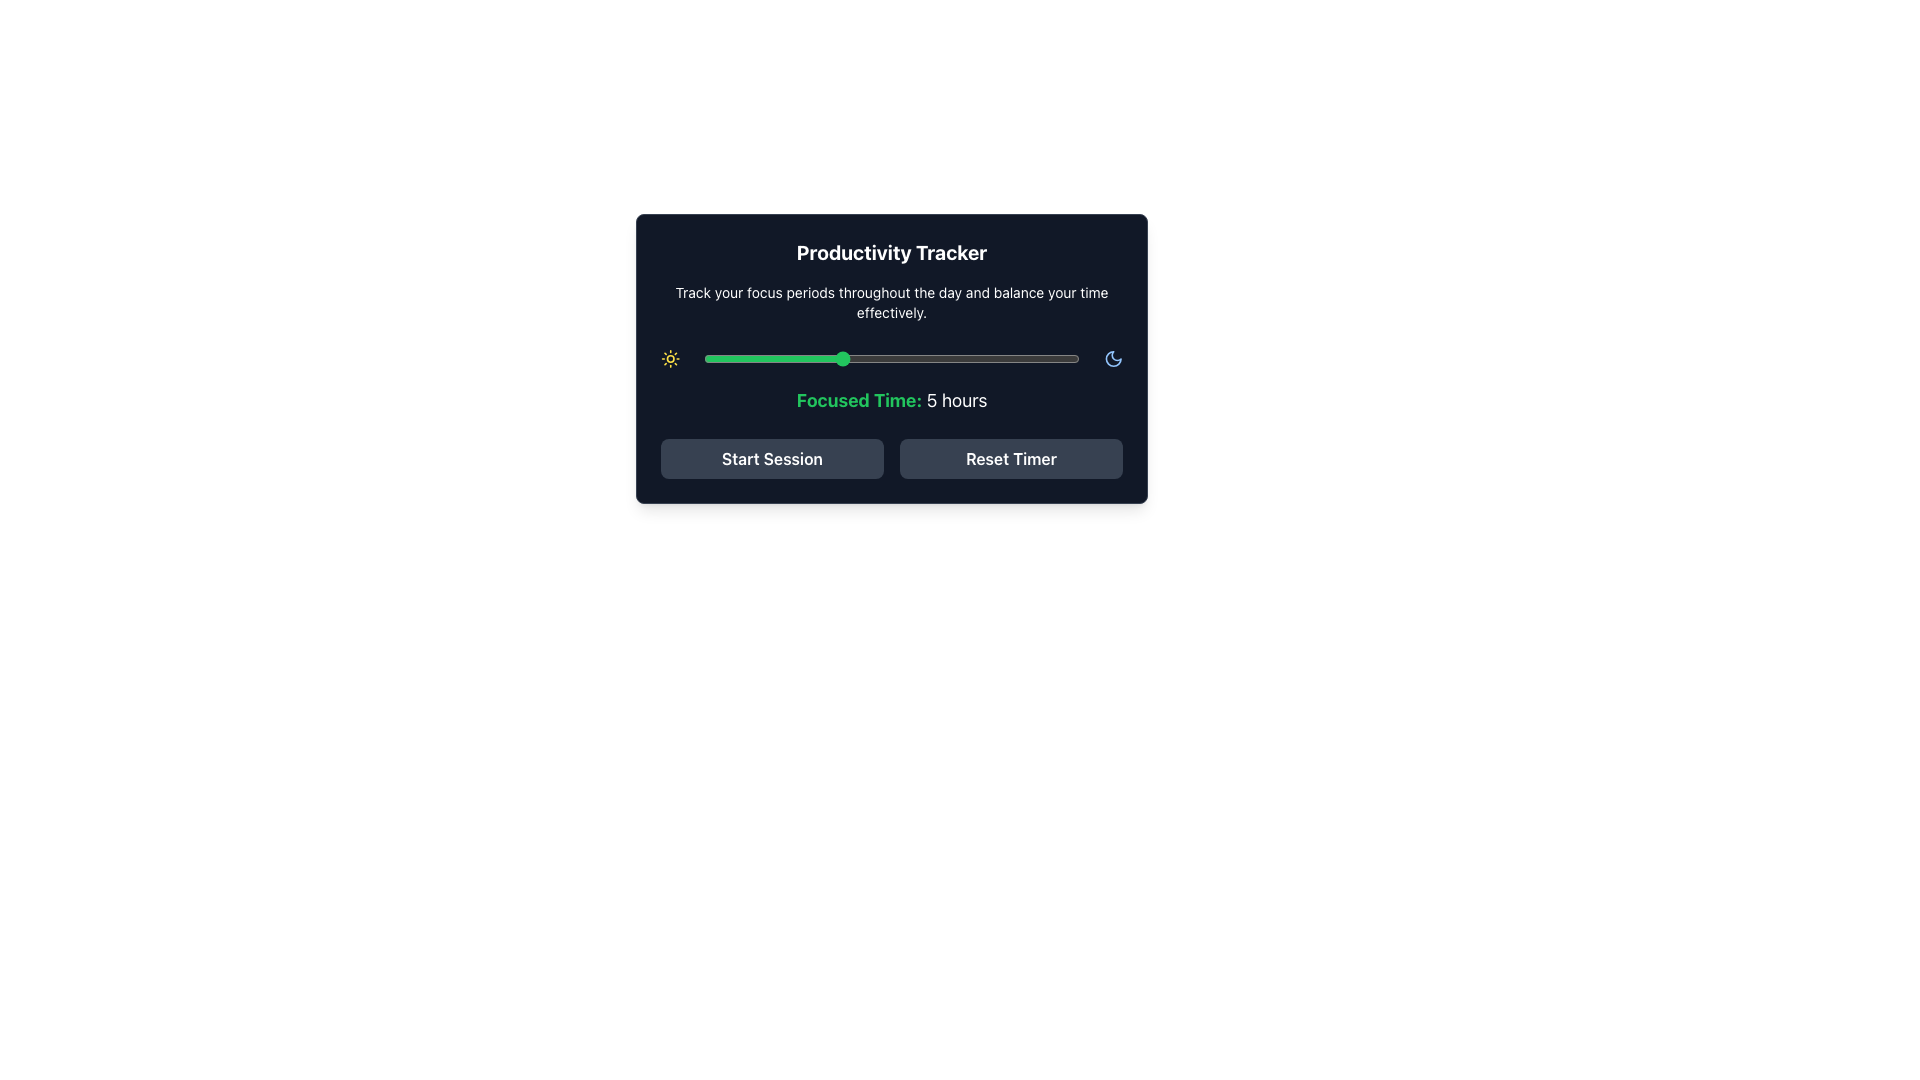 The image size is (1920, 1080). Describe the element at coordinates (1011, 459) in the screenshot. I see `the reset timer button located in the bottom-right section of the central card to change its background color` at that location.